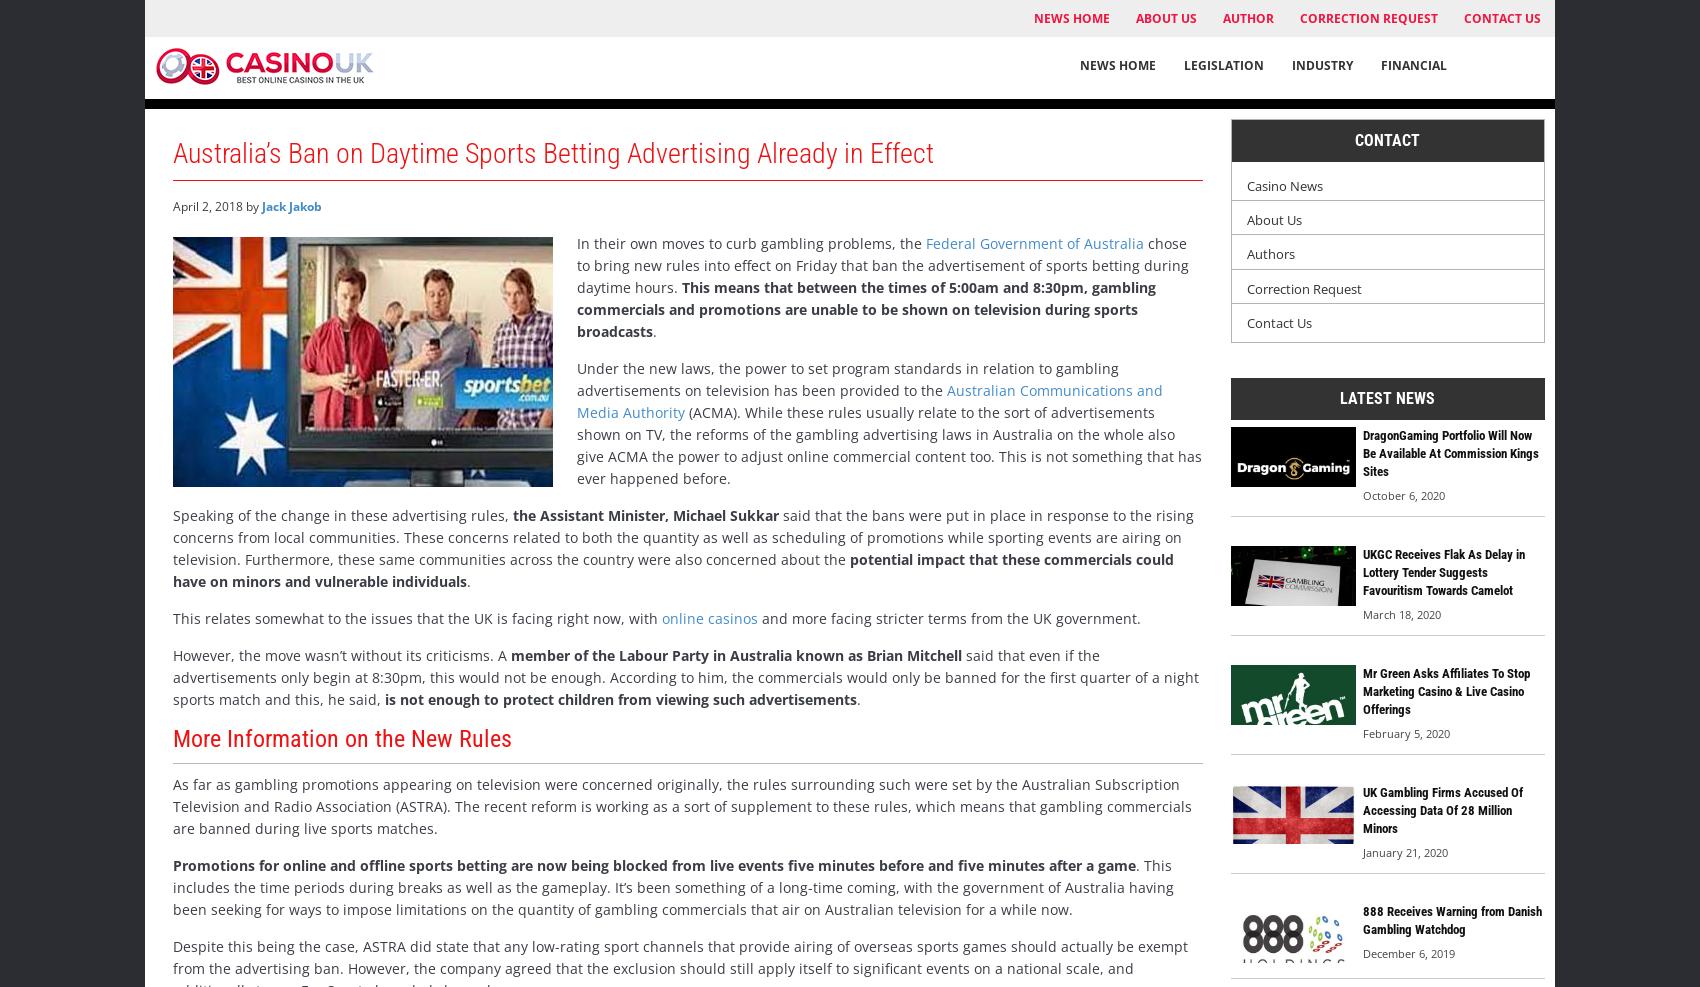 Image resolution: width=1700 pixels, height=987 pixels. I want to click on 'March 18, 2020', so click(1362, 612).